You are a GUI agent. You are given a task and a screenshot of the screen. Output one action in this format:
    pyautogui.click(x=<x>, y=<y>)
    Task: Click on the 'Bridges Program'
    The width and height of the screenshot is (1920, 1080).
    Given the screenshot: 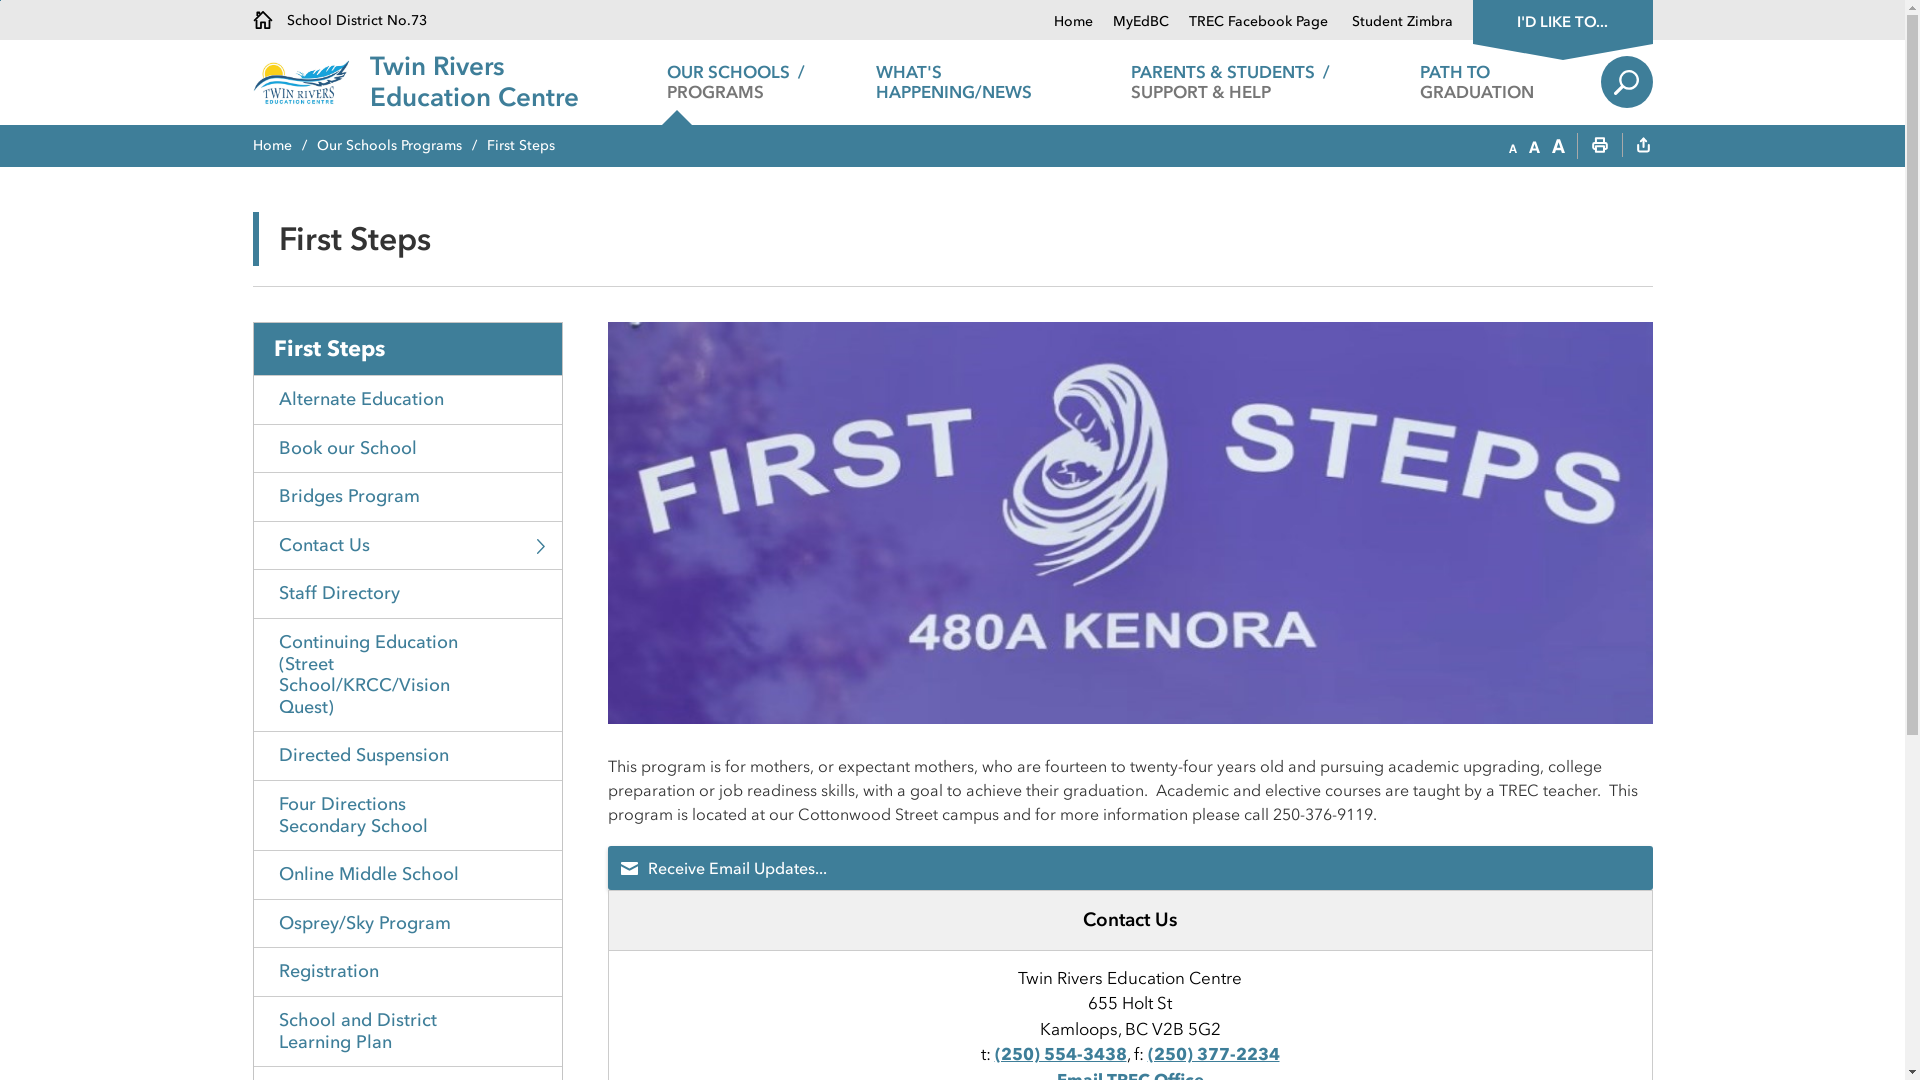 What is the action you would take?
    pyautogui.click(x=407, y=495)
    